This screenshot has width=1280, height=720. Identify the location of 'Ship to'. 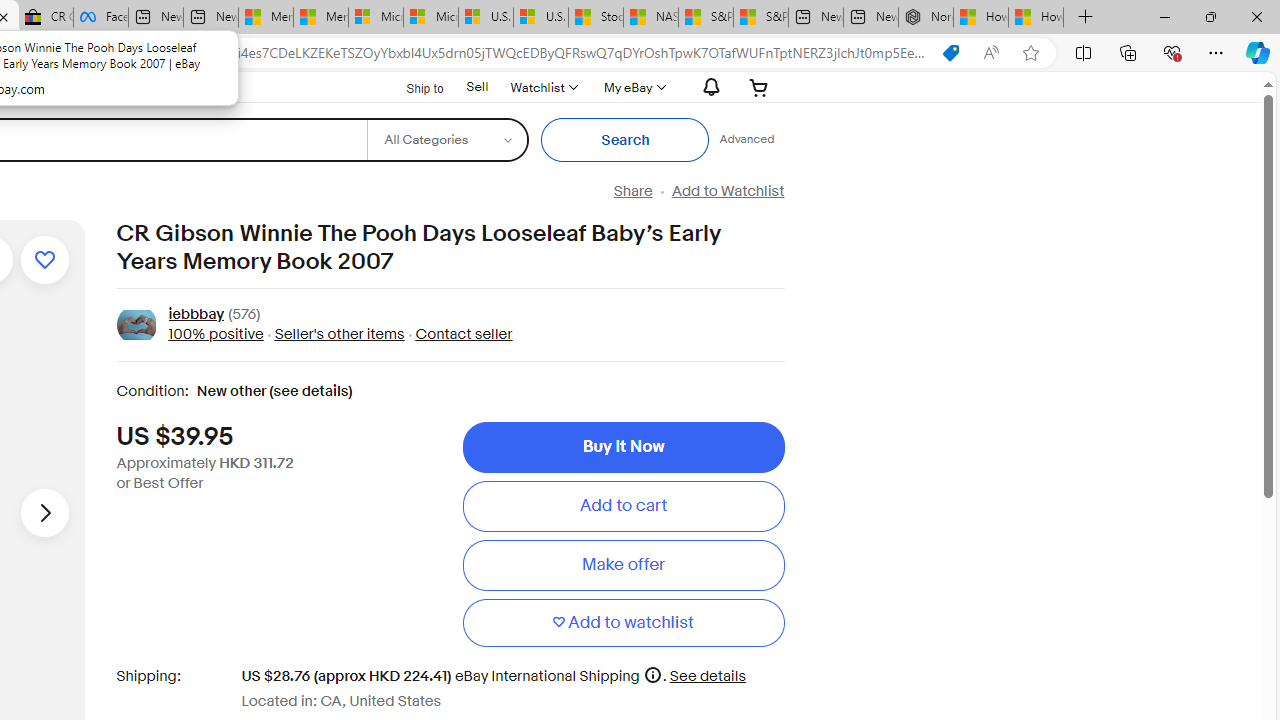
(411, 85).